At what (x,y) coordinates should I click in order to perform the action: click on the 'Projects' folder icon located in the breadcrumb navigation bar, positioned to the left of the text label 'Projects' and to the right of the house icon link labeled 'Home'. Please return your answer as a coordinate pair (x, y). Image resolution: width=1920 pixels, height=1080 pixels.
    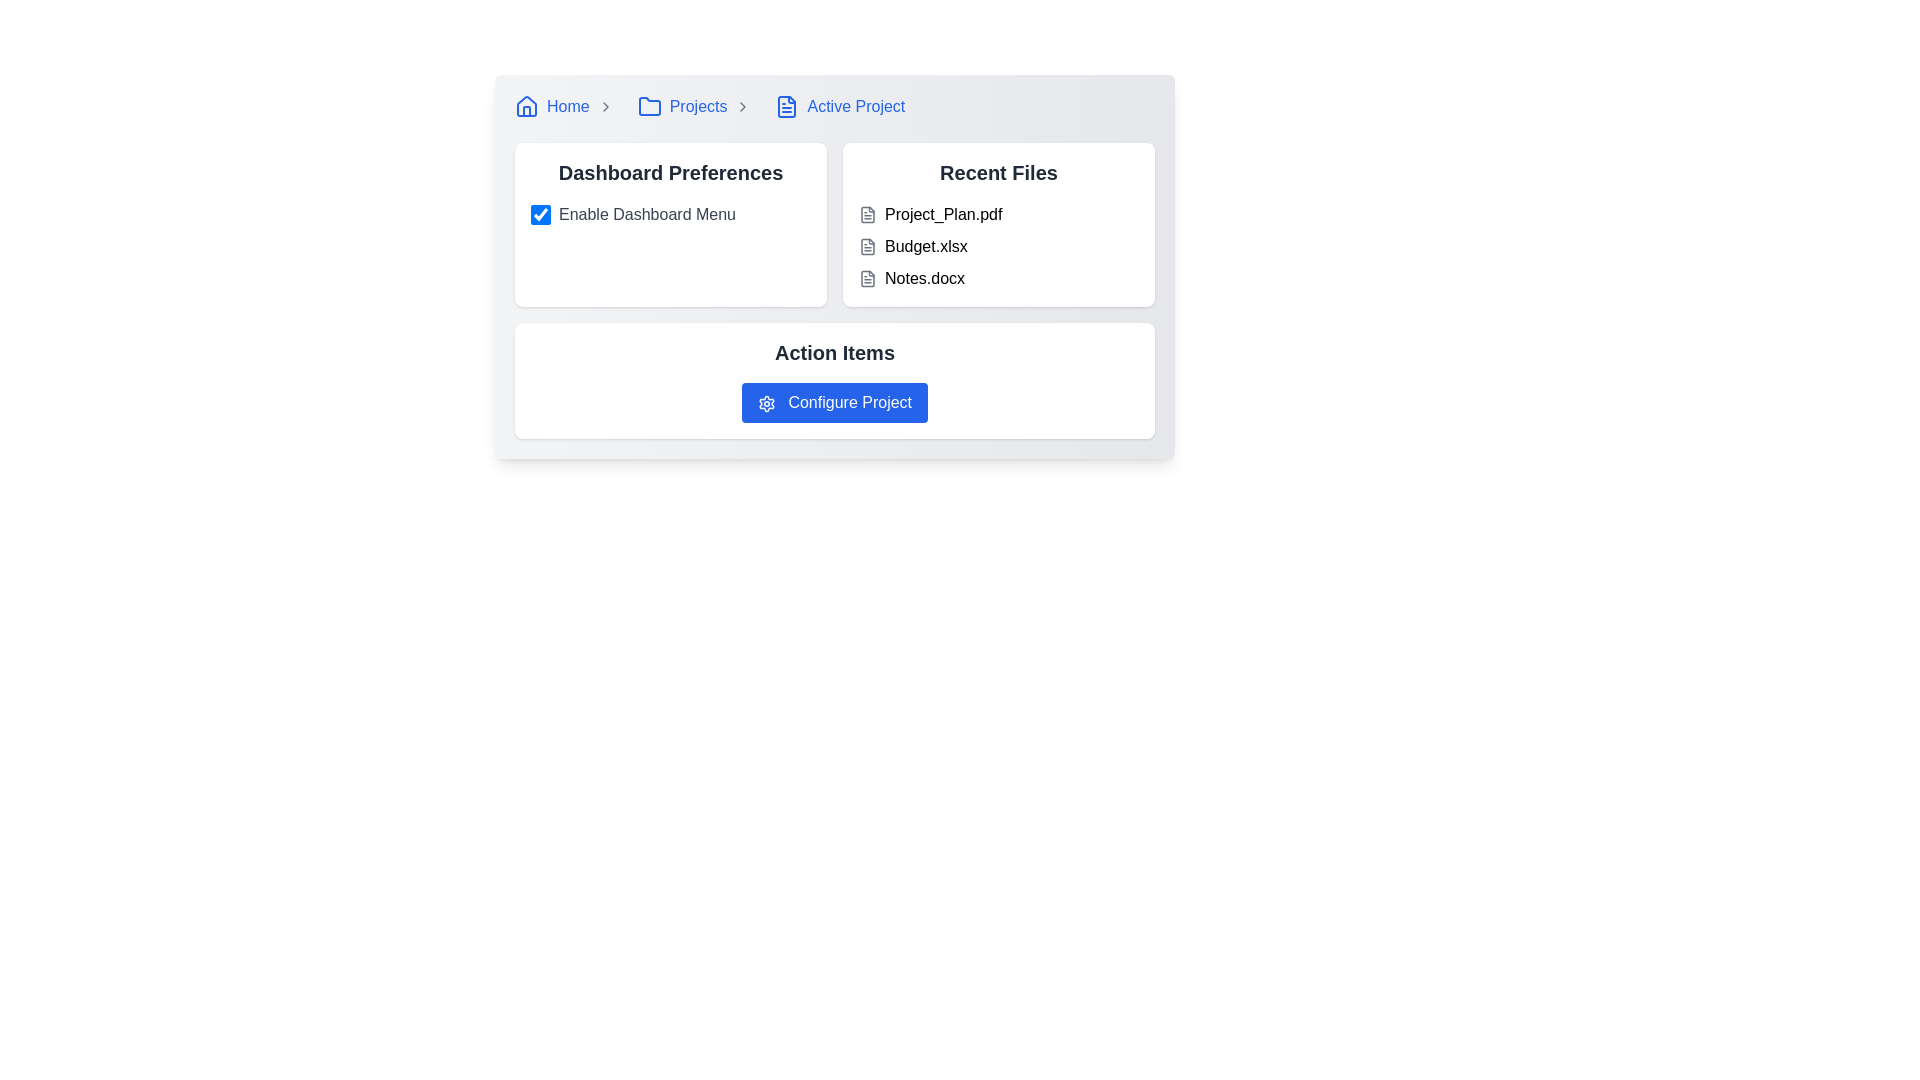
    Looking at the image, I should click on (649, 107).